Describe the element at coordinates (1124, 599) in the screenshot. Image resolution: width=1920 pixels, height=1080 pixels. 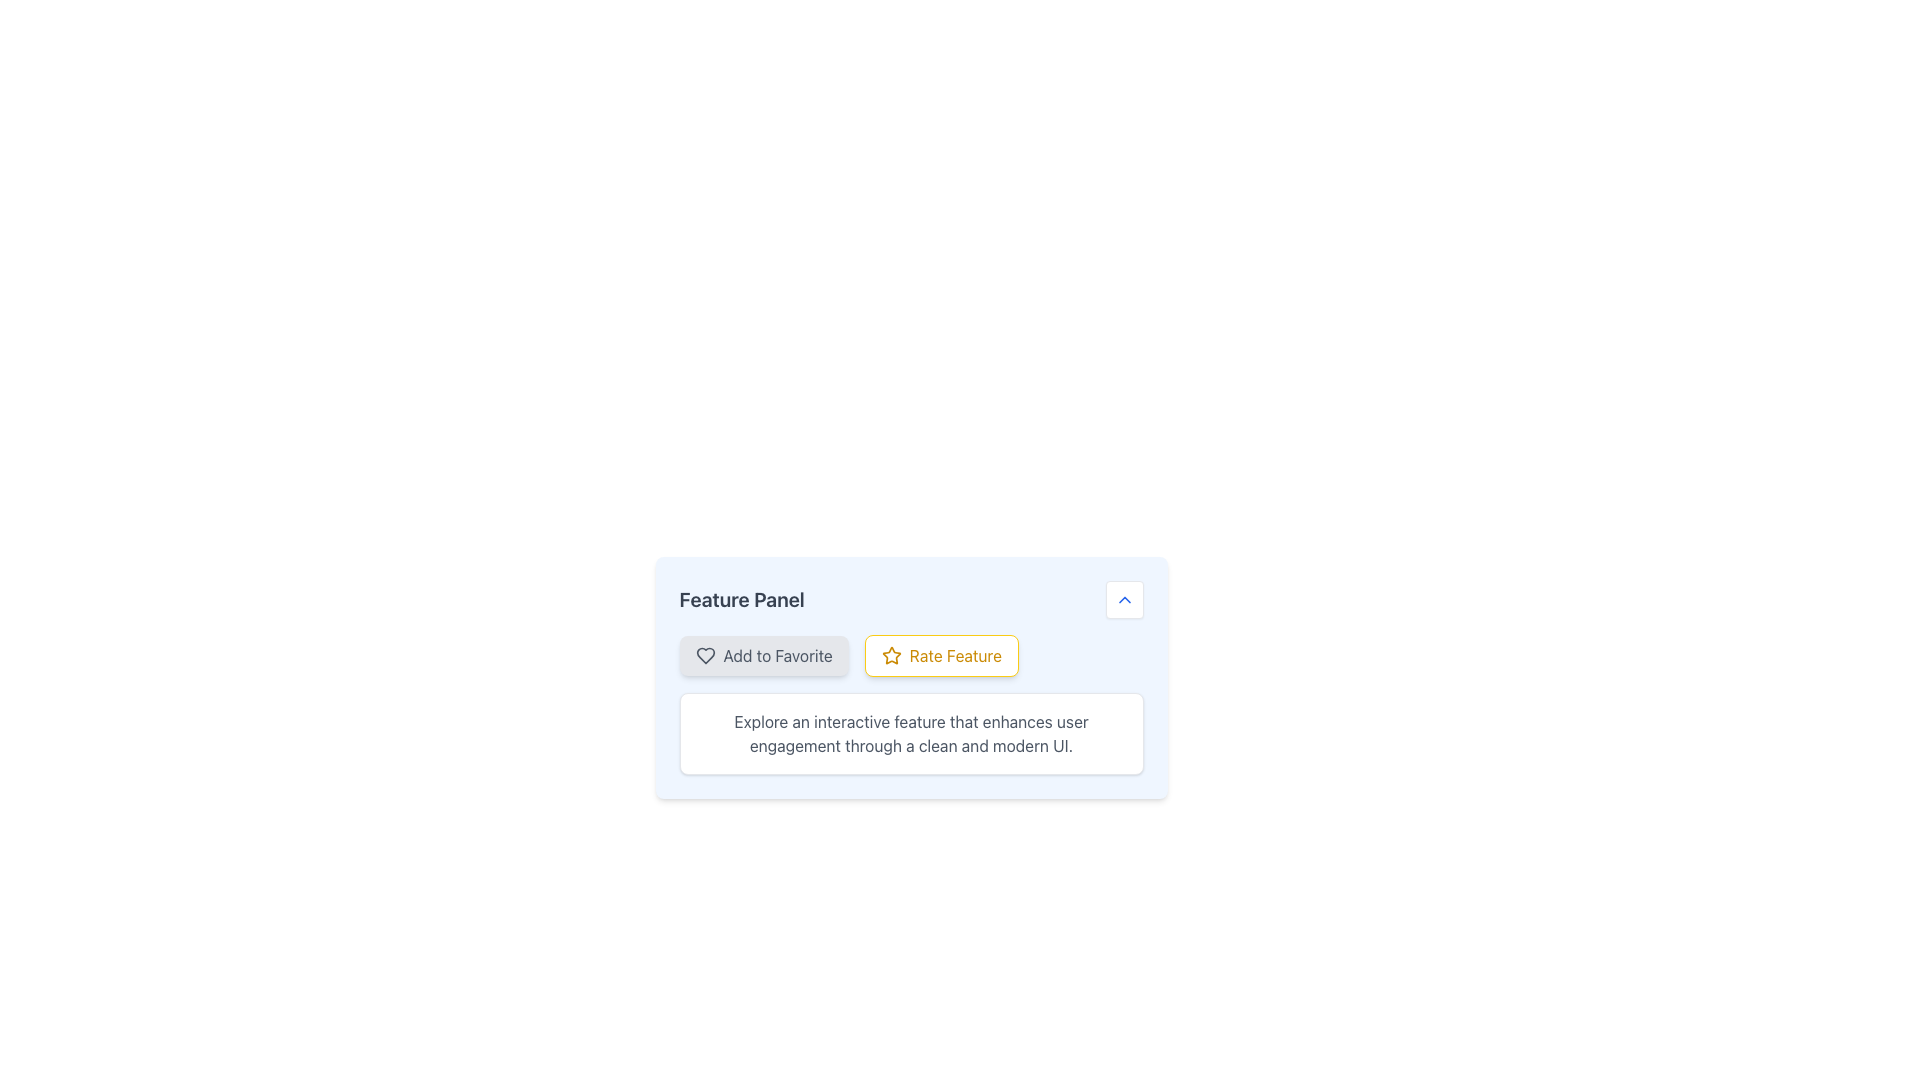
I see `the upward-facing chevron icon located in the top-right corner of the 'Feature Panel' section` at that location.